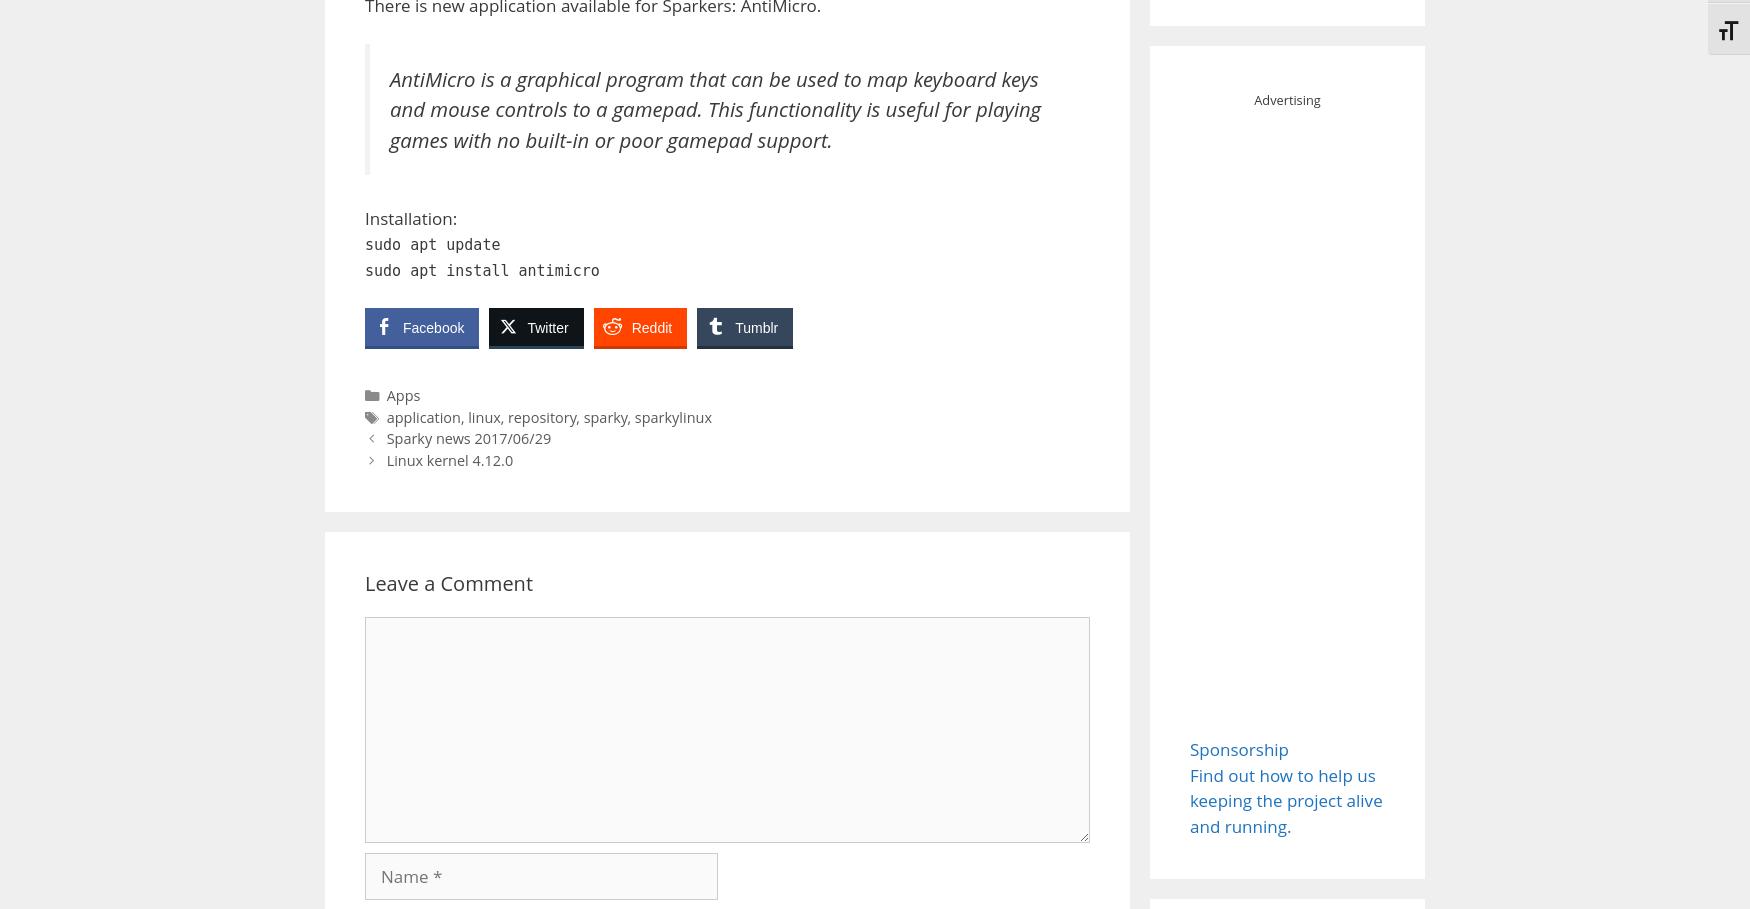 Image resolution: width=1750 pixels, height=909 pixels. Describe the element at coordinates (448, 581) in the screenshot. I see `'Leave a Comment'` at that location.